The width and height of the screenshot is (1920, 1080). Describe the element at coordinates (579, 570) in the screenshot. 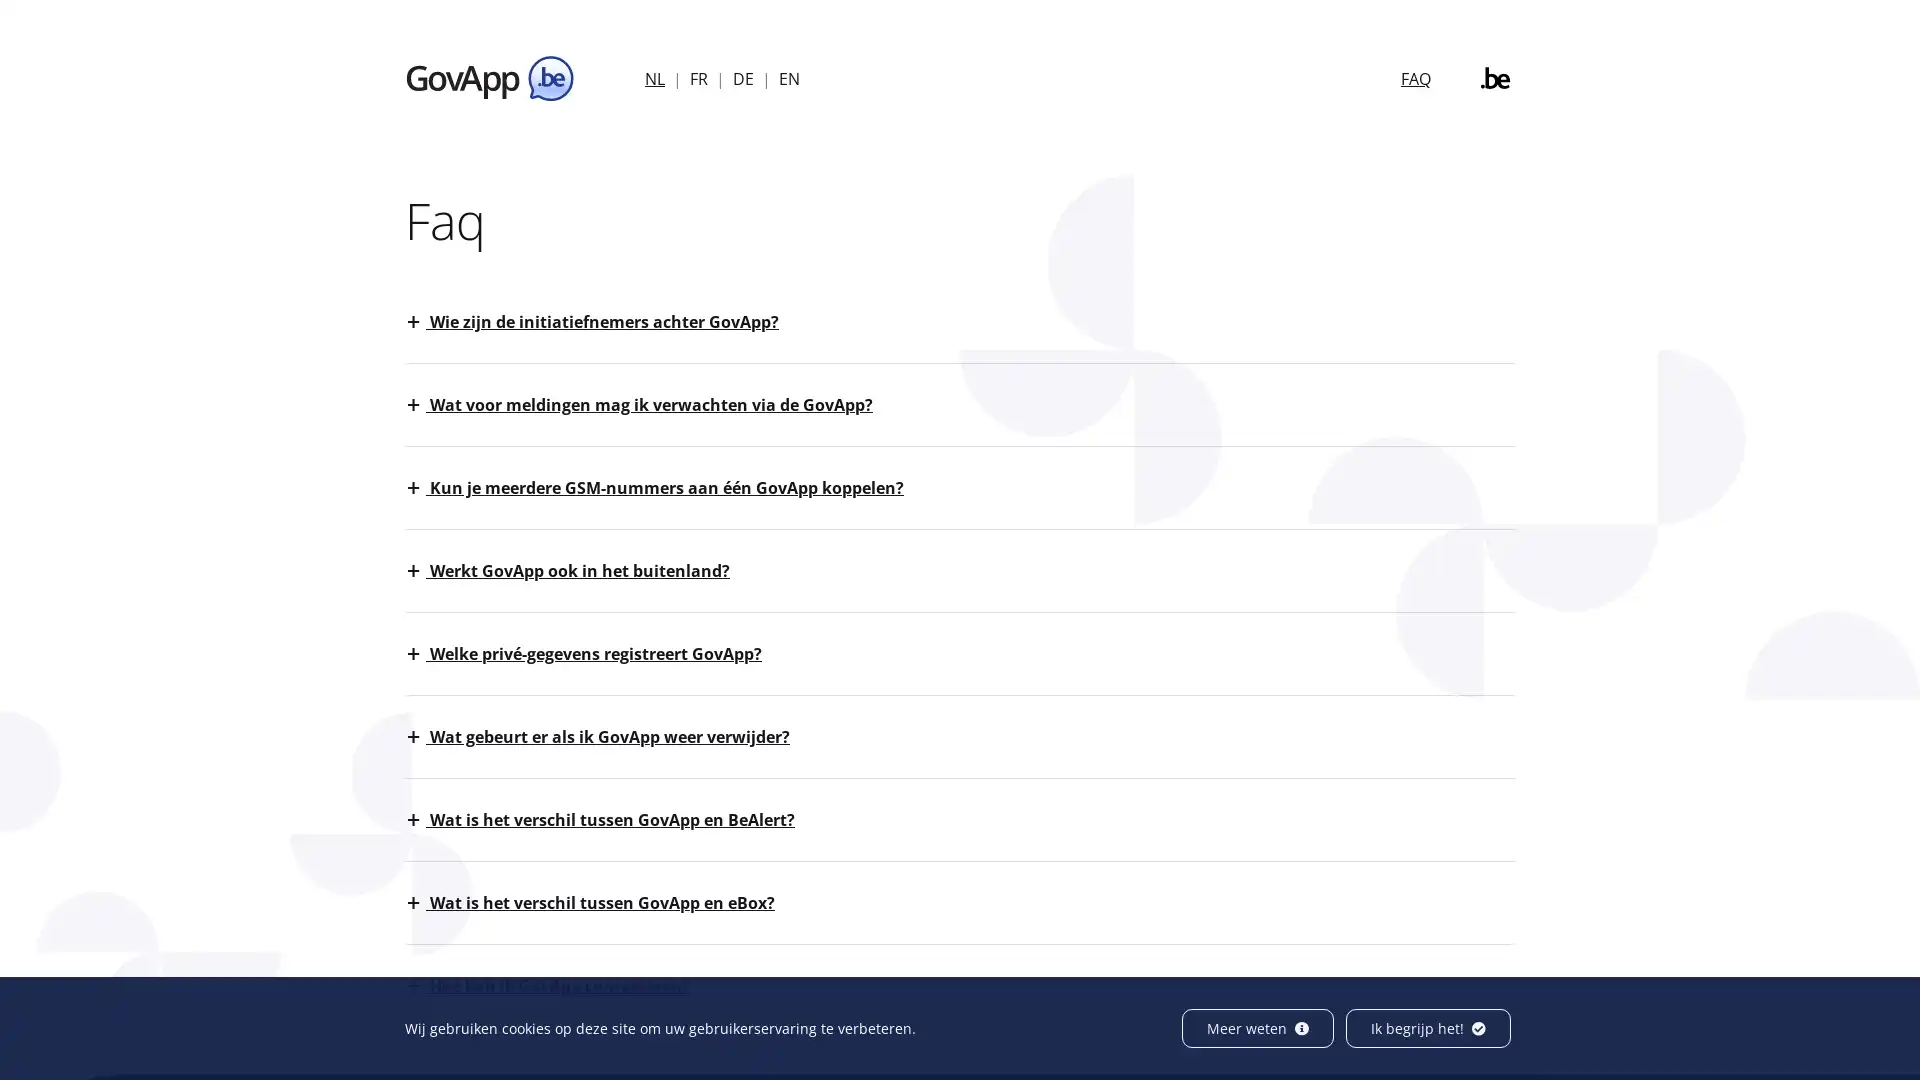

I see `+ Werkt GovApp ook in het buitenland?` at that location.